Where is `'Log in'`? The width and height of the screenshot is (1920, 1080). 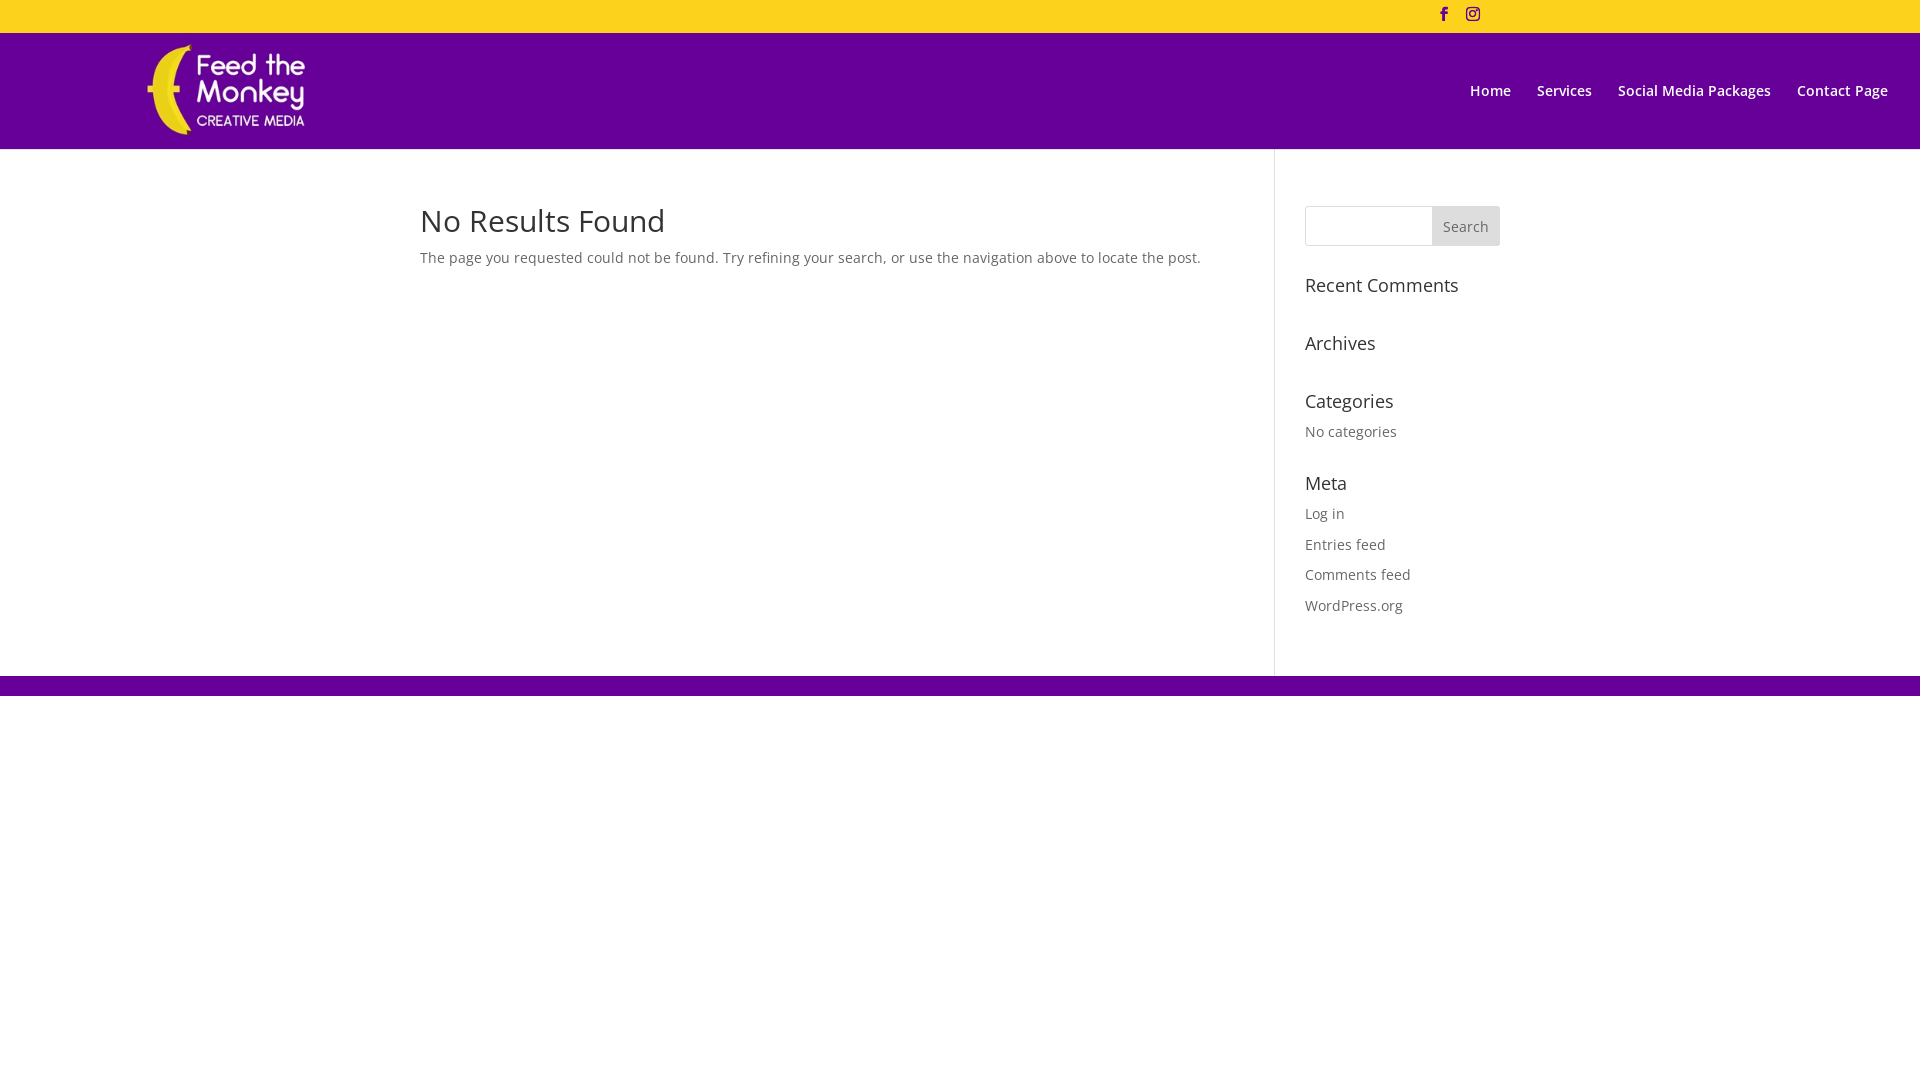 'Log in' is located at coordinates (1305, 512).